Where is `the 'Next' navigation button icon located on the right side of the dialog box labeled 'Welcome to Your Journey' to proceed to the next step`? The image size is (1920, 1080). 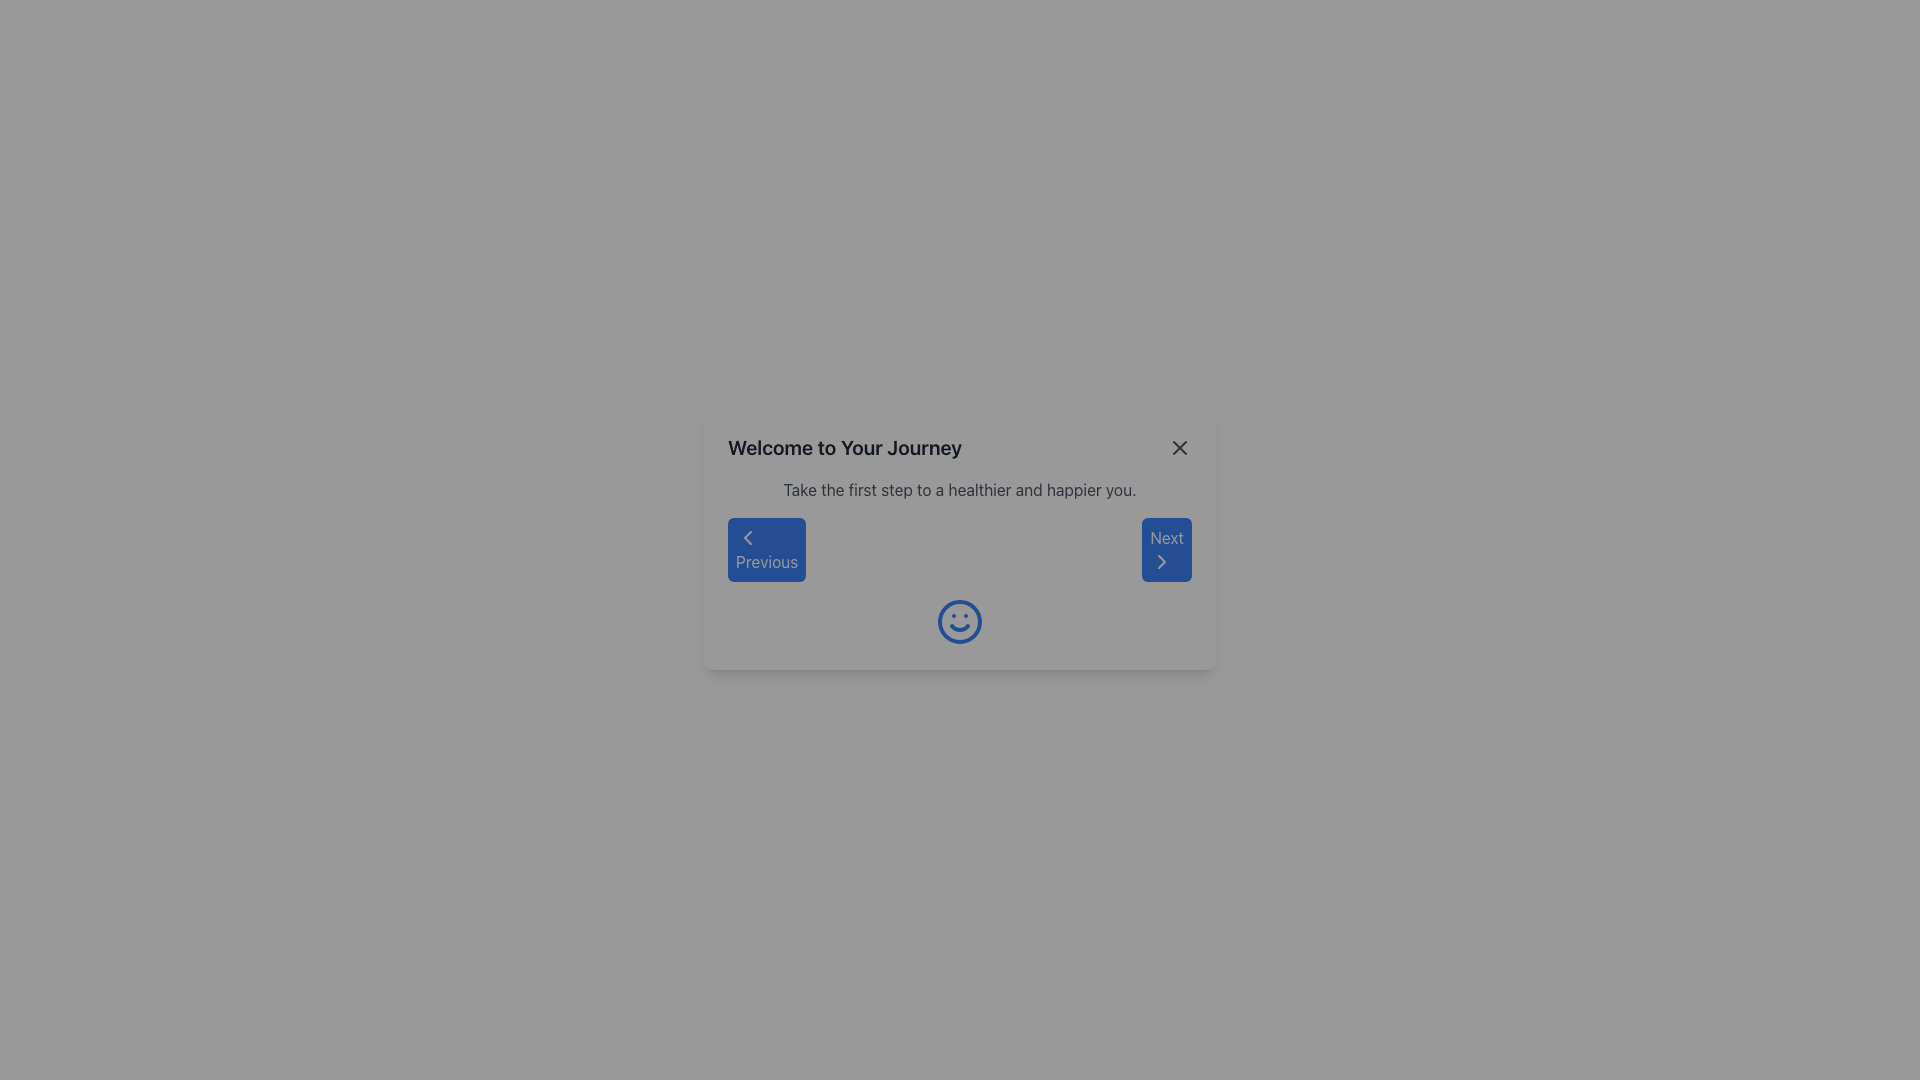
the 'Next' navigation button icon located on the right side of the dialog box labeled 'Welcome to Your Journey' to proceed to the next step is located at coordinates (1162, 562).